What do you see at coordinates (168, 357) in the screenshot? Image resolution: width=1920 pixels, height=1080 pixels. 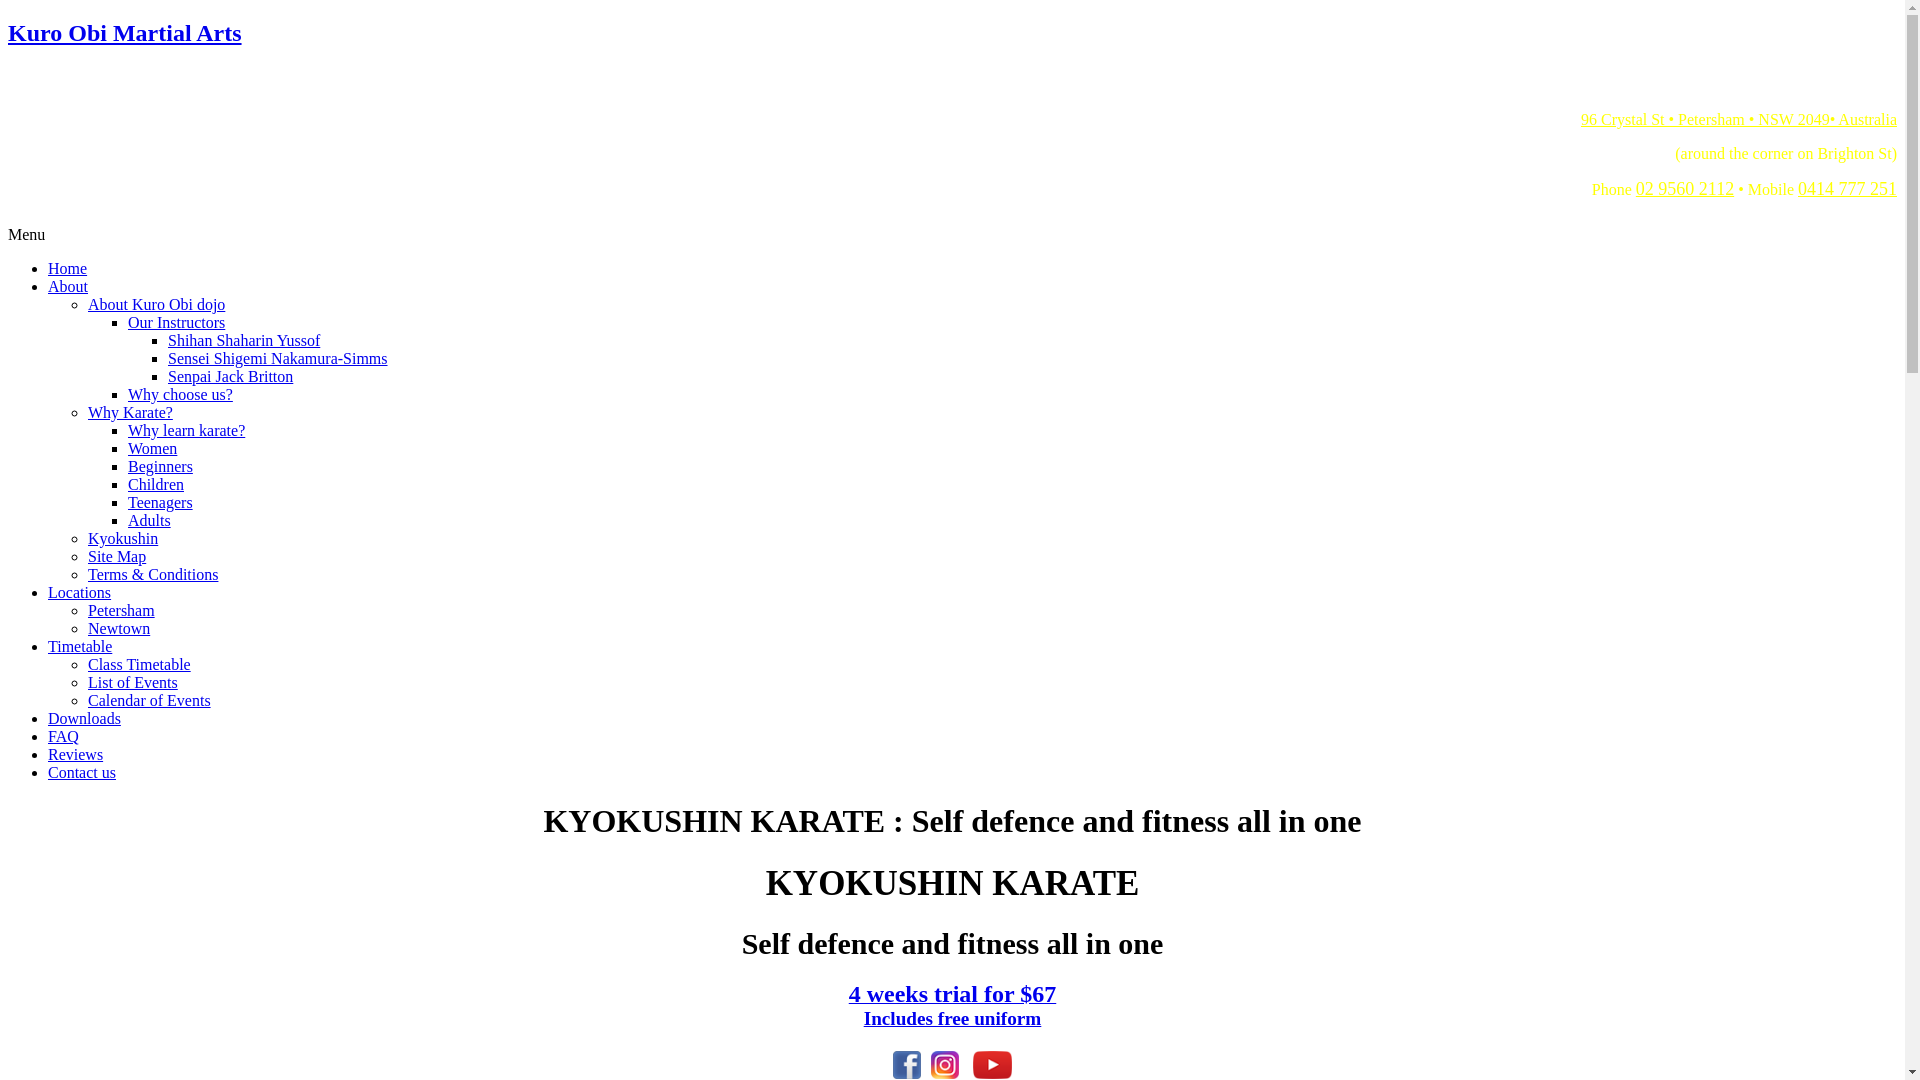 I see `'Sensei Shigemi Nakamura-Simms'` at bounding box center [168, 357].